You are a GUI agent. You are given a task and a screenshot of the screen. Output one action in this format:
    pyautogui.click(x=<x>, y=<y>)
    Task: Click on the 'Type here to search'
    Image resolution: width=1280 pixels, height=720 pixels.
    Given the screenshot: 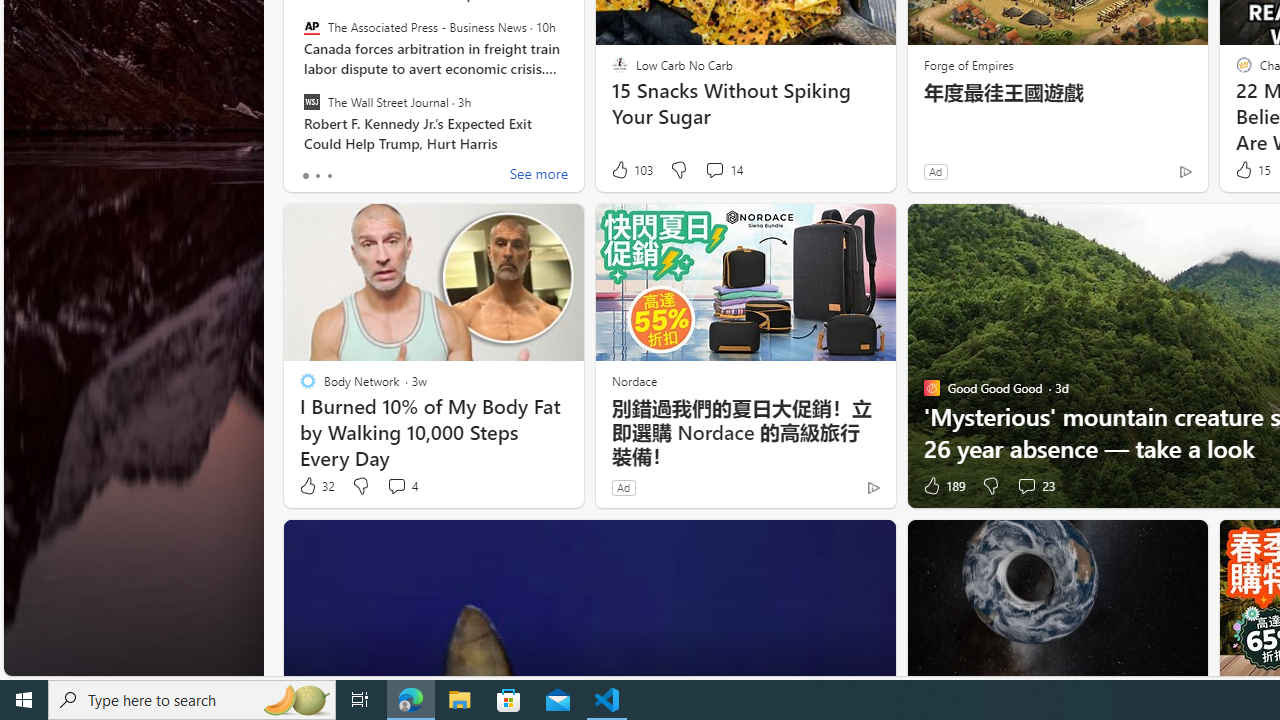 What is the action you would take?
    pyautogui.click(x=192, y=698)
    